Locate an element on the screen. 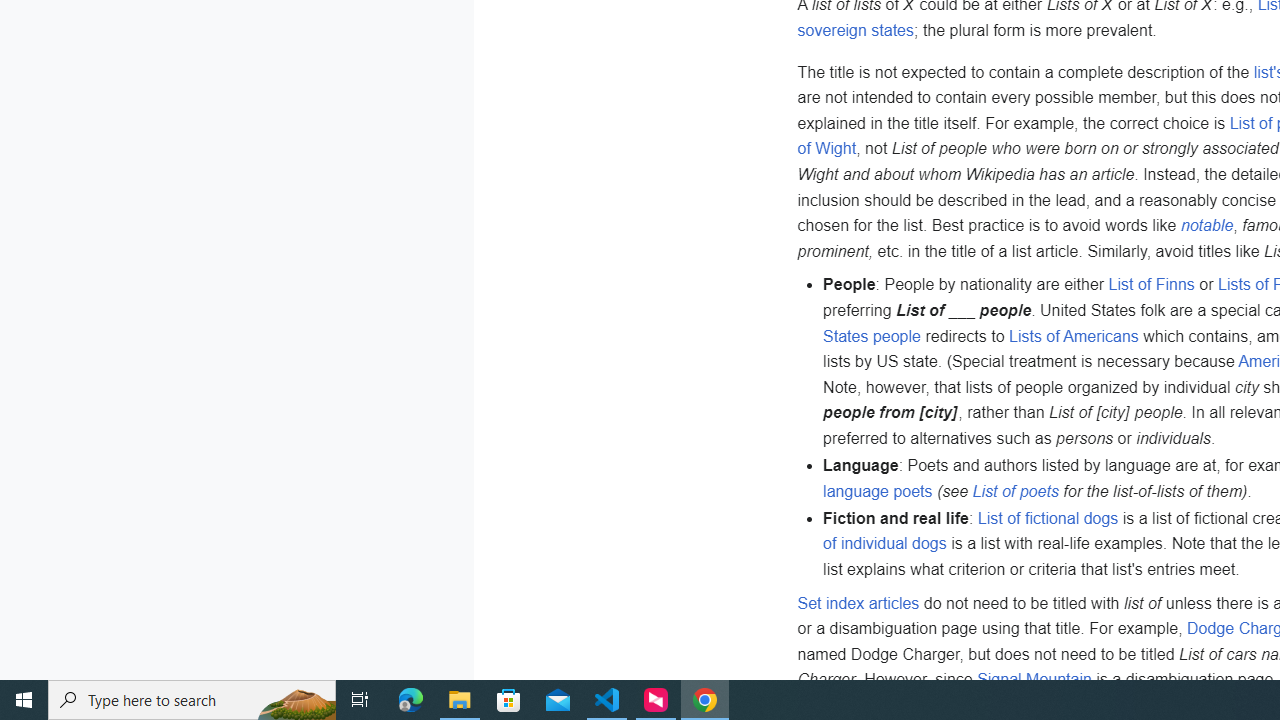  'notable' is located at coordinates (1206, 225).